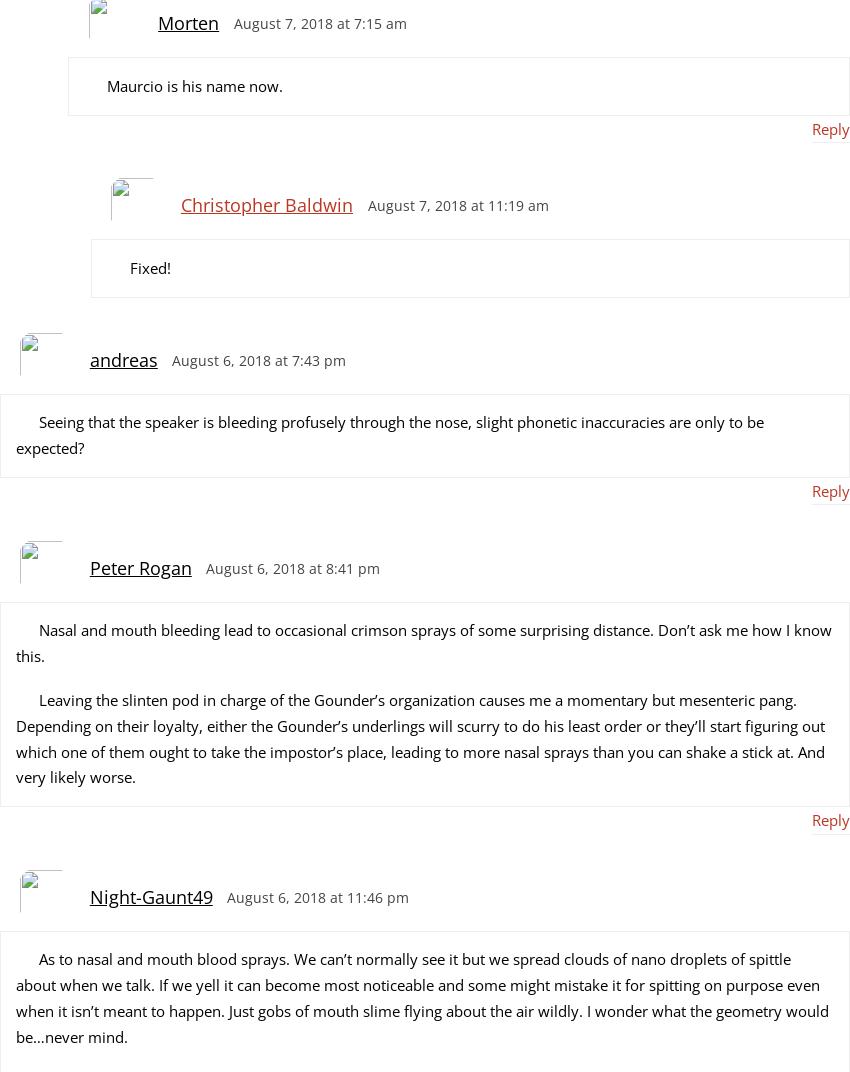 The height and width of the screenshot is (1072, 850). What do you see at coordinates (257, 359) in the screenshot?
I see `'August 6, 2018 at 7:43 pm'` at bounding box center [257, 359].